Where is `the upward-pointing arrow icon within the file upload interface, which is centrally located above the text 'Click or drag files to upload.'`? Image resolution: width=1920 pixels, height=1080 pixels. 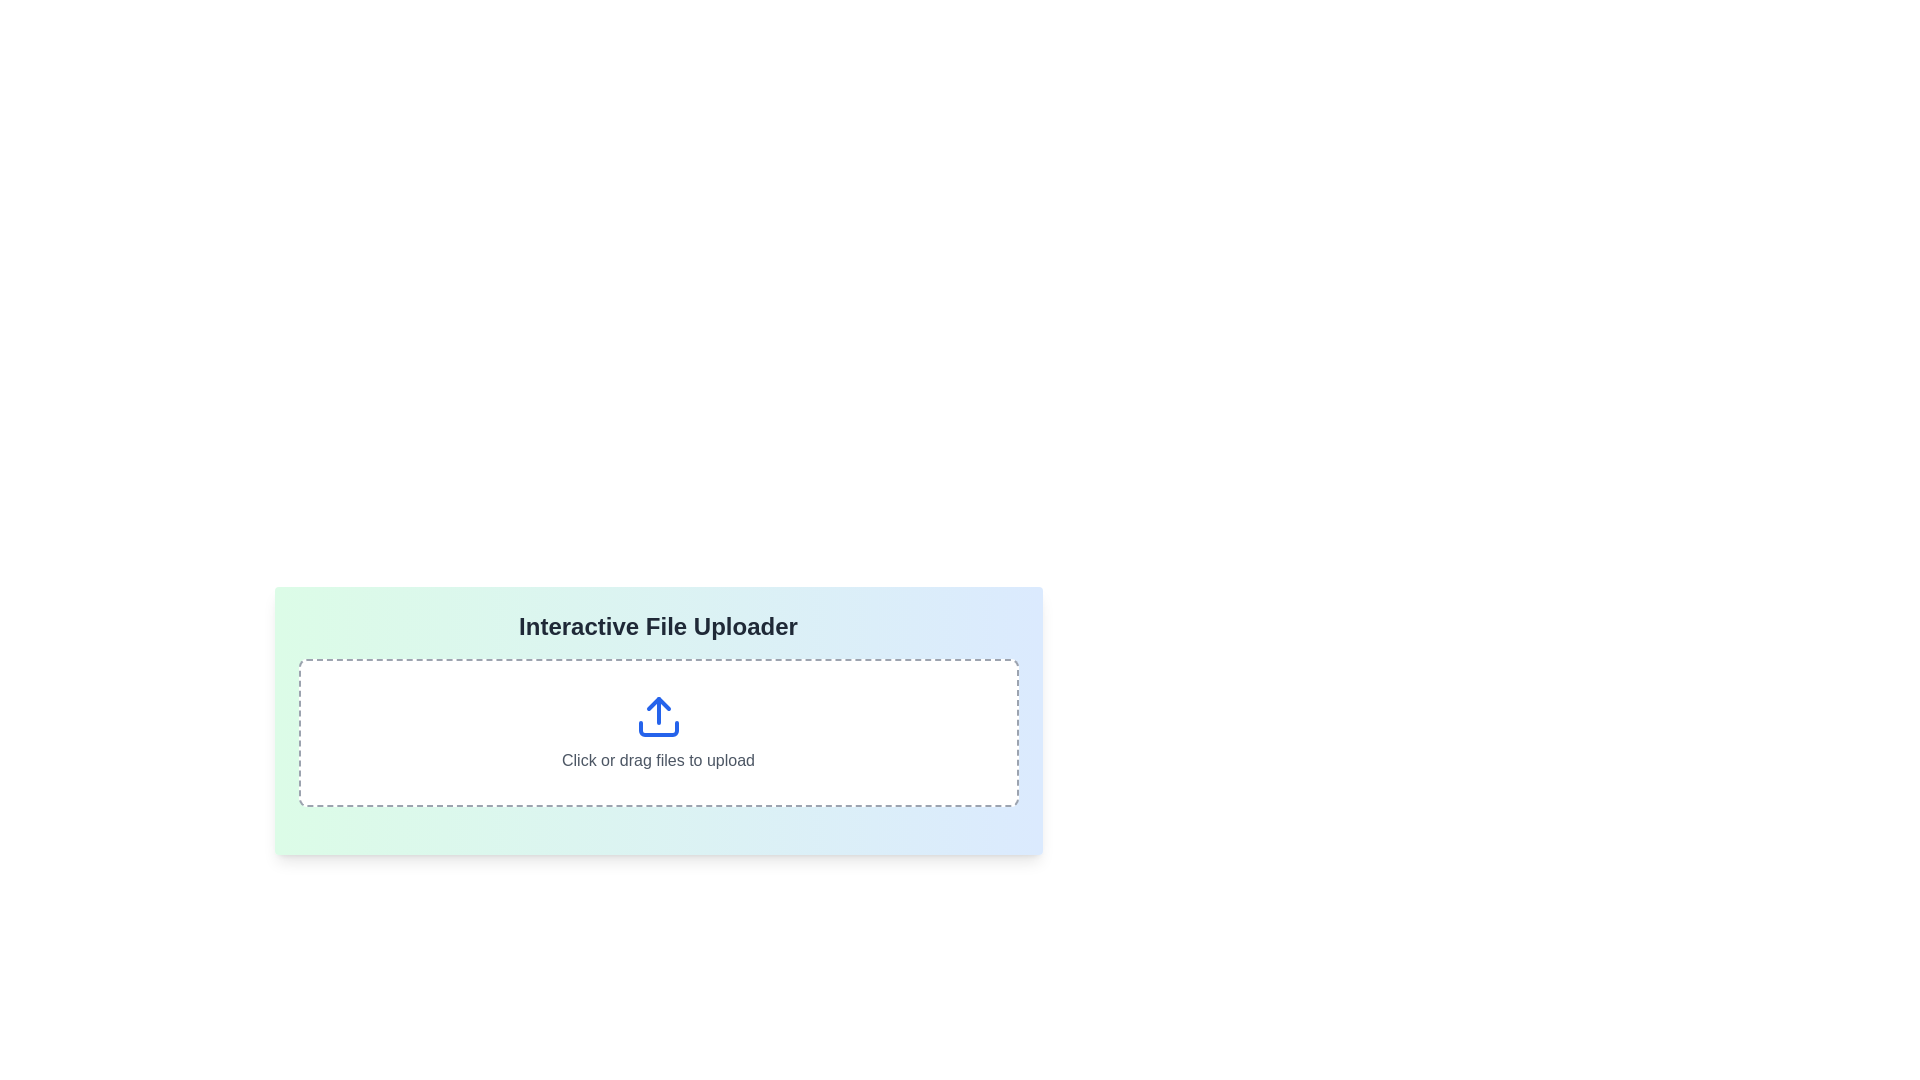 the upward-pointing arrow icon within the file upload interface, which is centrally located above the text 'Click or drag files to upload.' is located at coordinates (658, 703).